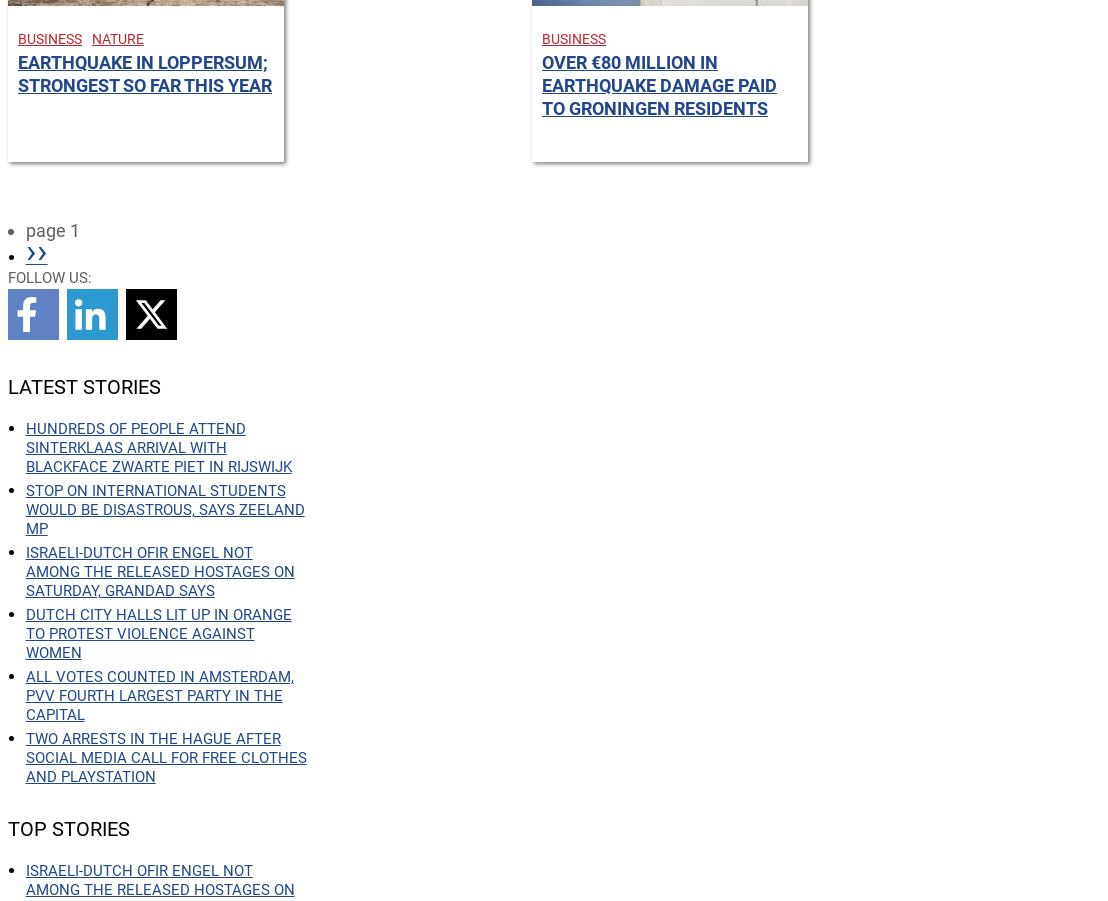 The width and height of the screenshot is (1108, 901). What do you see at coordinates (83, 385) in the screenshot?
I see `'Latest stories'` at bounding box center [83, 385].